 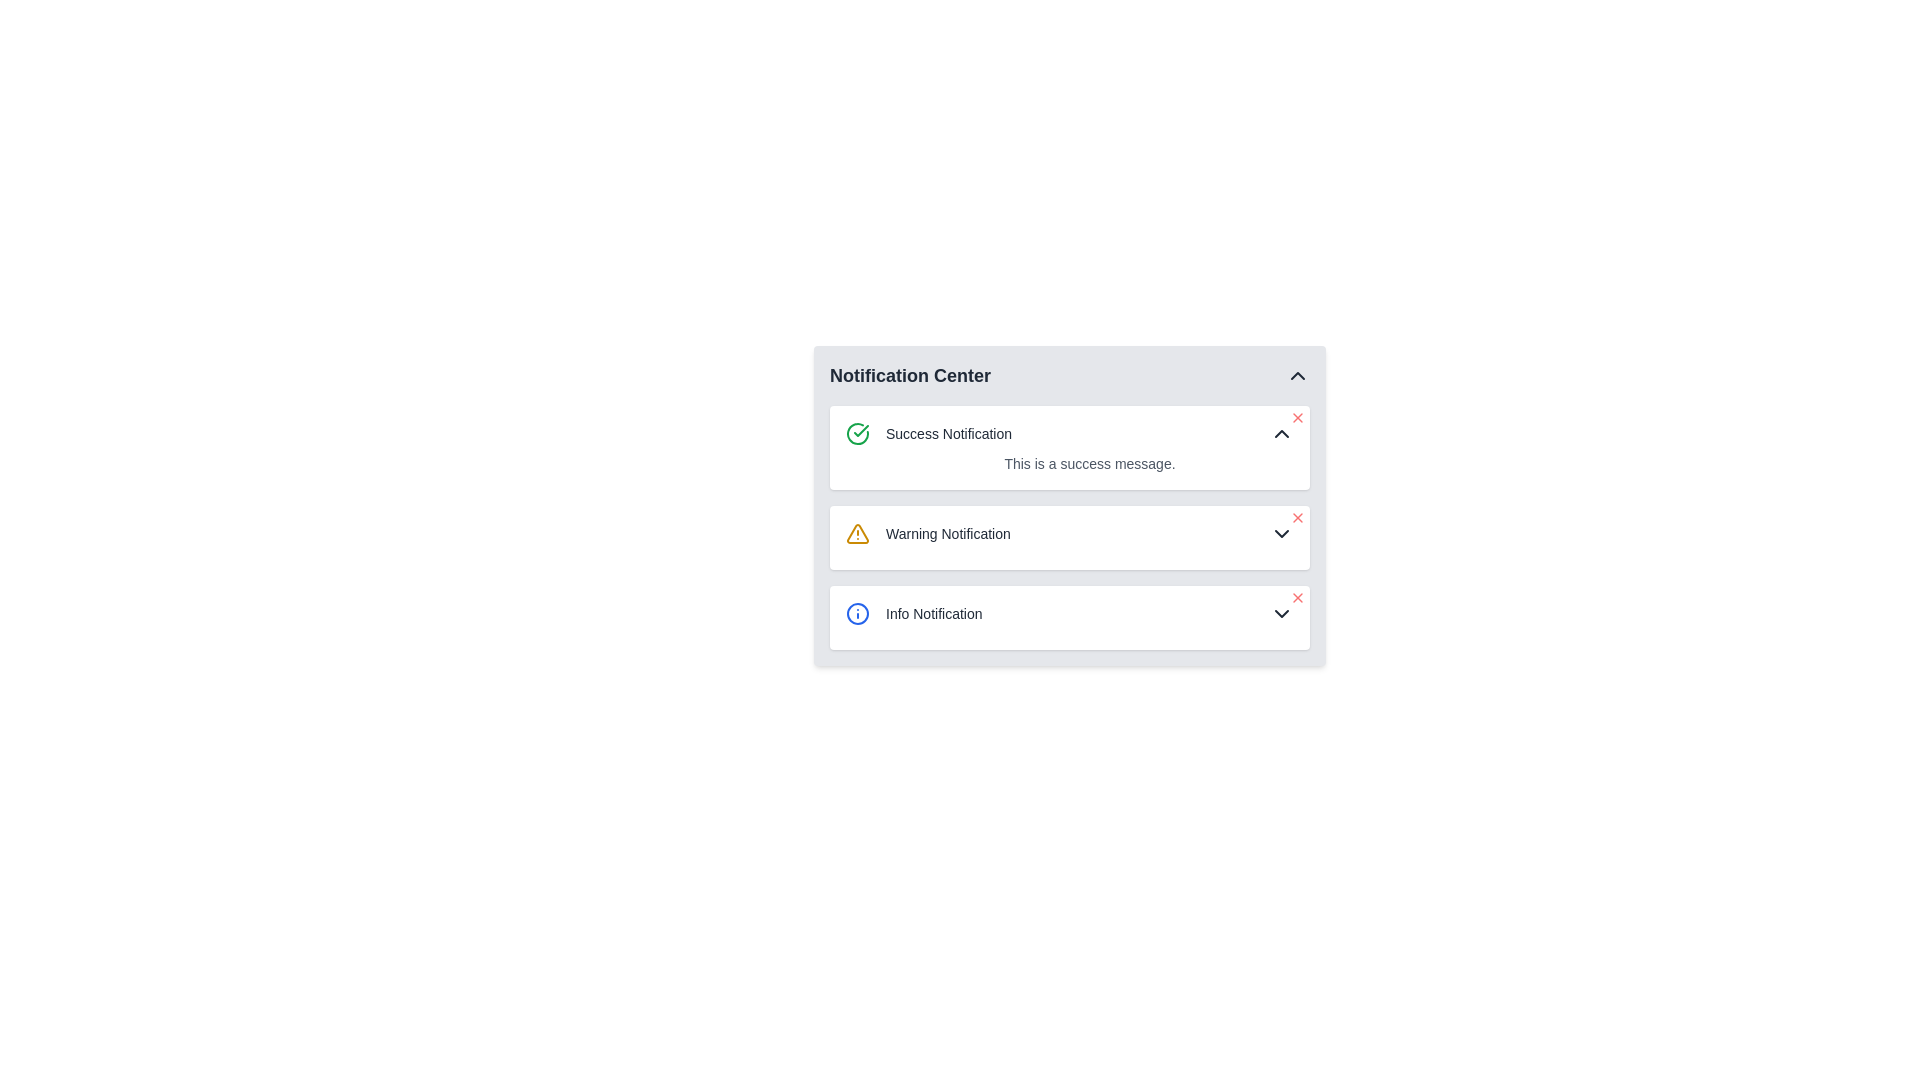 What do you see at coordinates (1297, 516) in the screenshot?
I see `the dismiss button located in the top-right corner of the 'Warning Notification' panel` at bounding box center [1297, 516].